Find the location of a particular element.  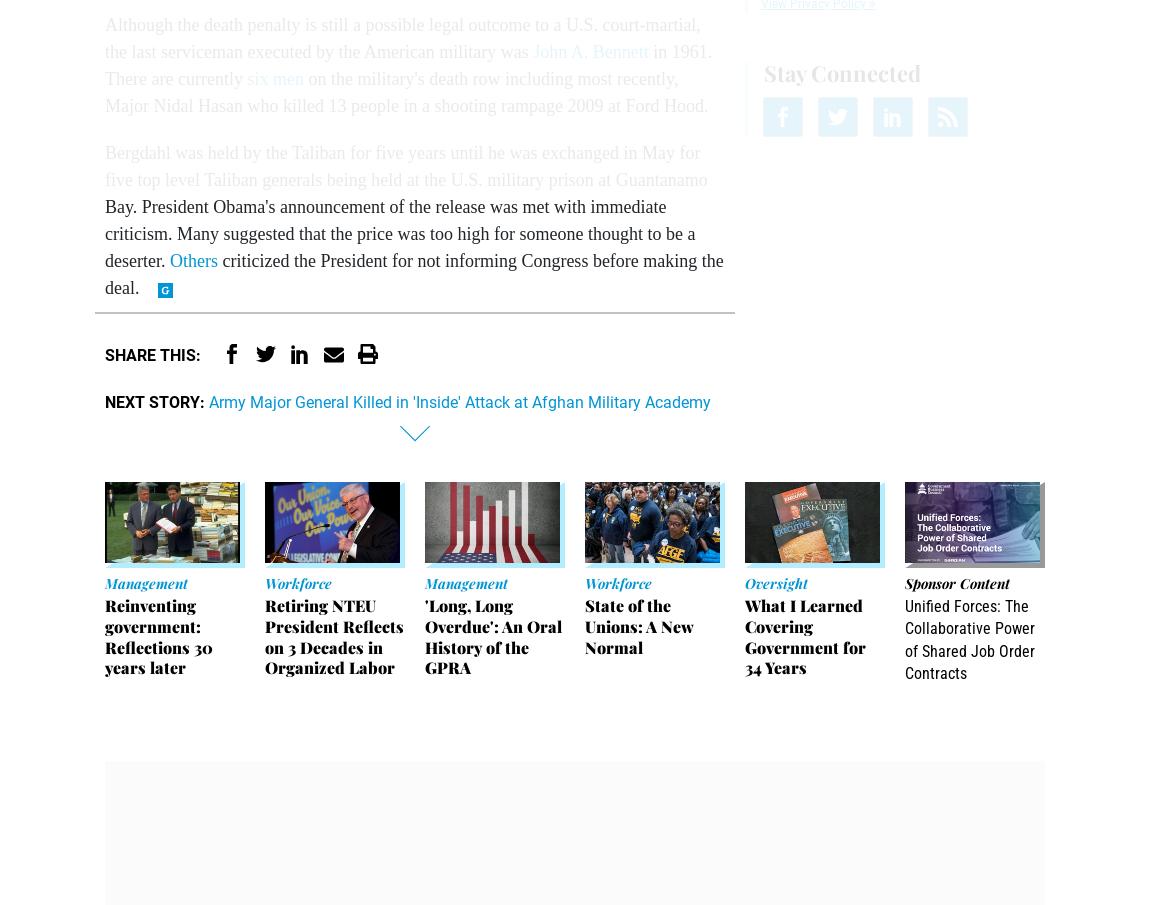

'Retiring NTEU President Reflects on 3 Decades in Organized Labor' is located at coordinates (333, 635).